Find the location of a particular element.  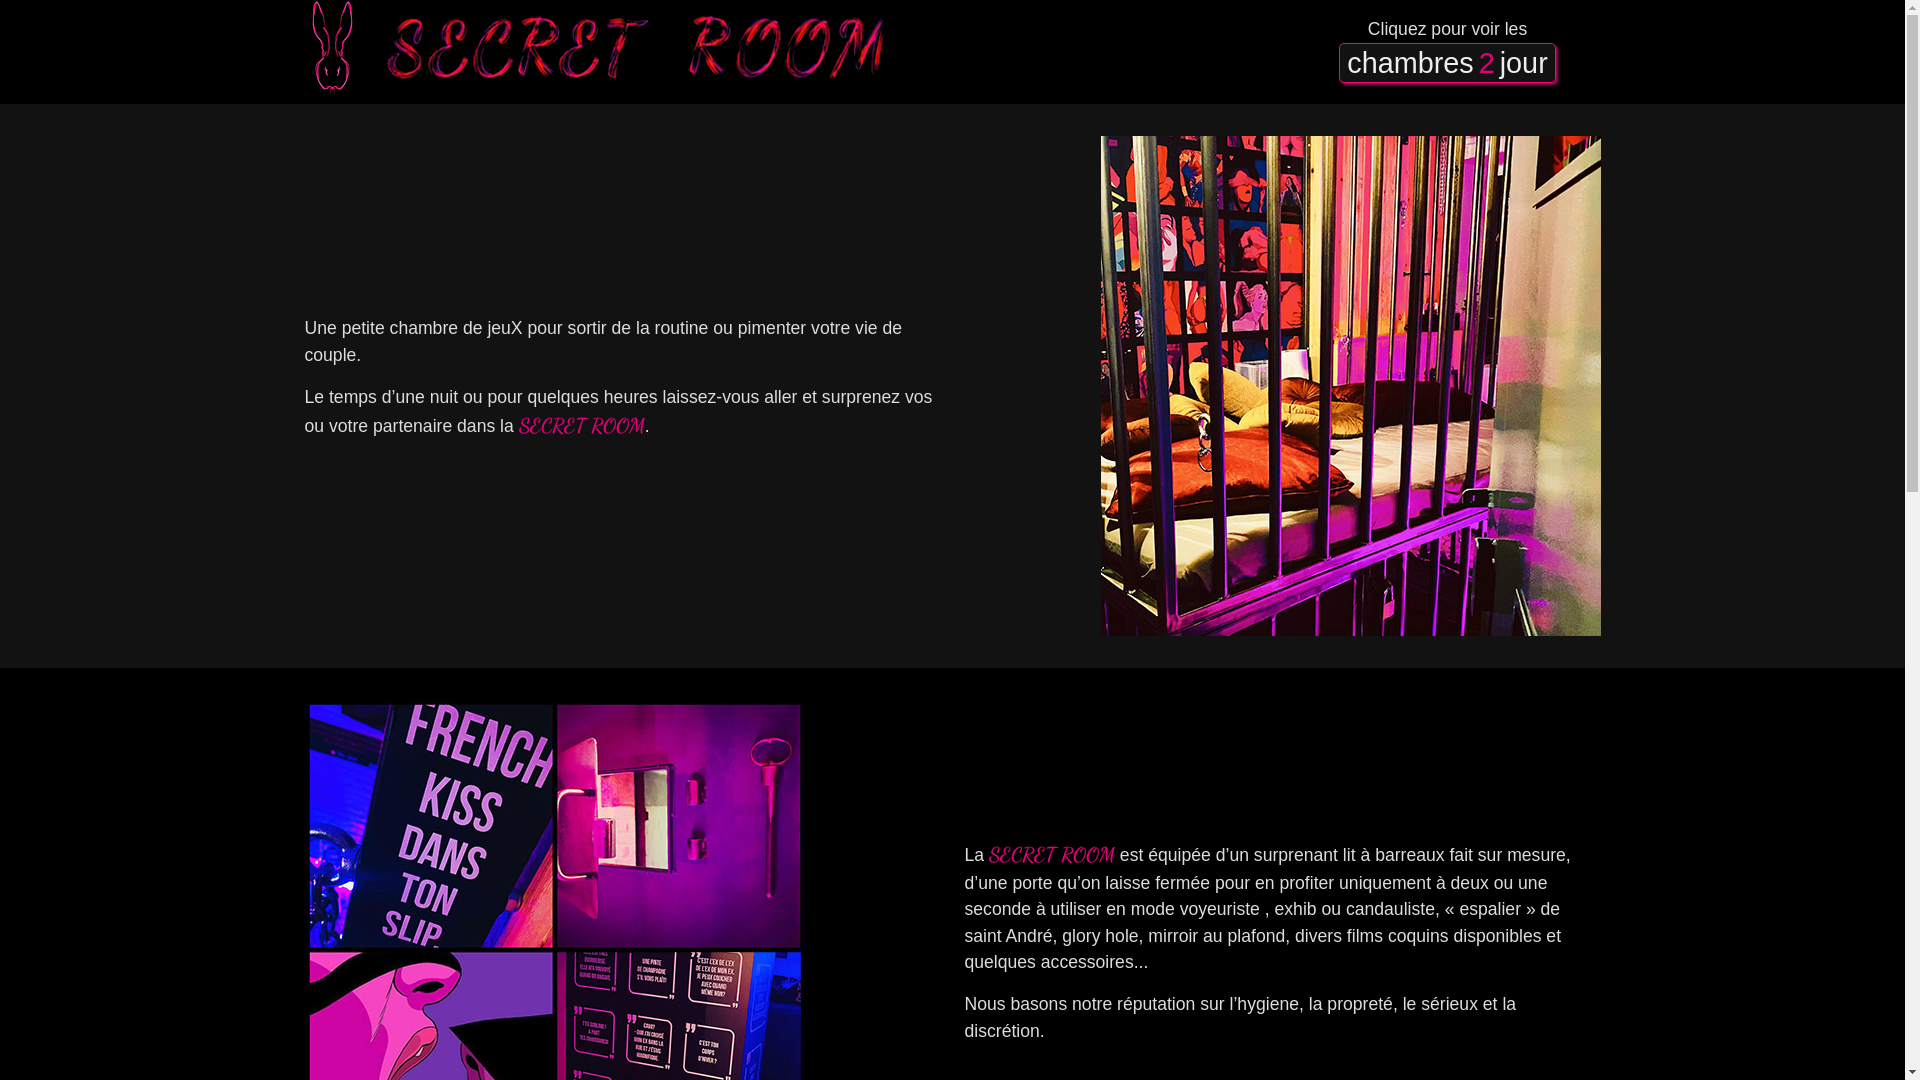

'chambres2jour' is located at coordinates (1446, 61).